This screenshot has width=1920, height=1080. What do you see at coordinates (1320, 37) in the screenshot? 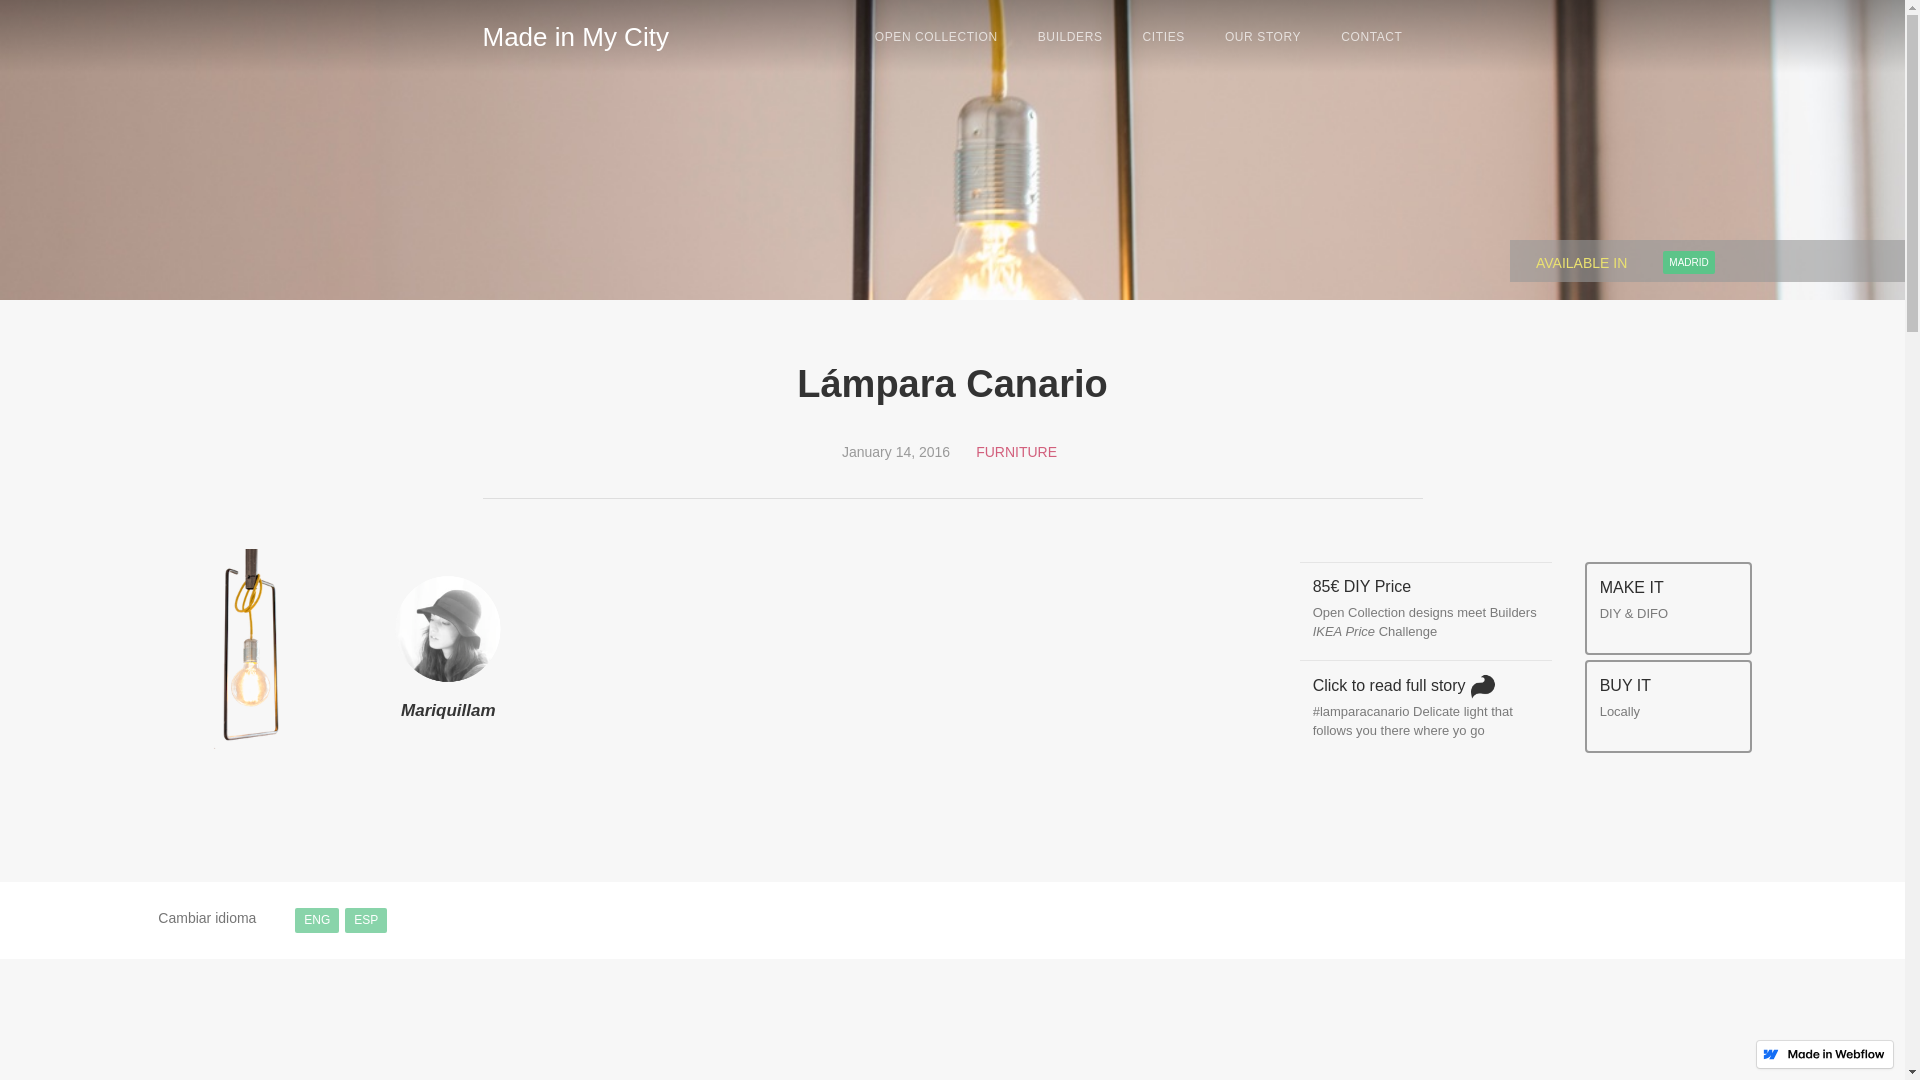
I see `'CONTACT'` at bounding box center [1320, 37].